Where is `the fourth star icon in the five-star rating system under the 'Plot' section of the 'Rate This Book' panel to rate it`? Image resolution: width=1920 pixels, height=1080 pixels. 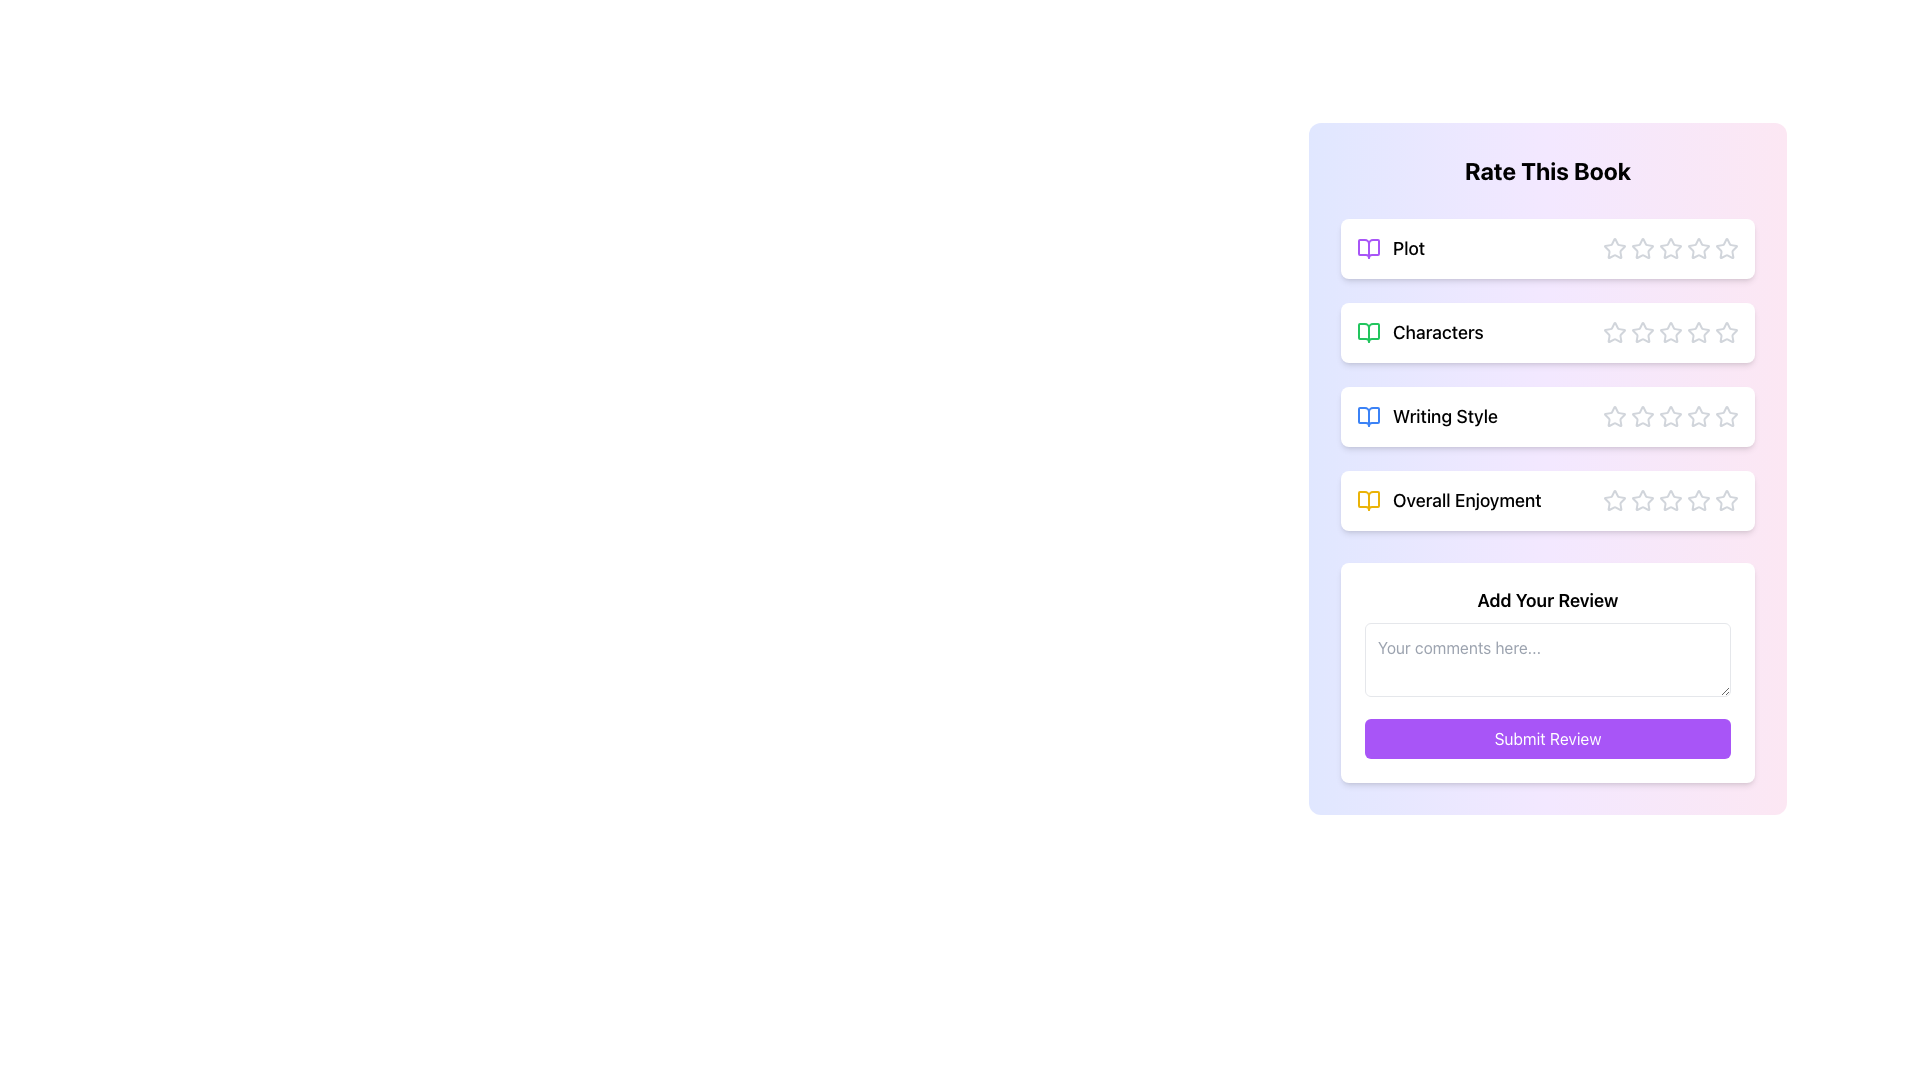
the fourth star icon in the five-star rating system under the 'Plot' section of the 'Rate This Book' panel to rate it is located at coordinates (1670, 248).